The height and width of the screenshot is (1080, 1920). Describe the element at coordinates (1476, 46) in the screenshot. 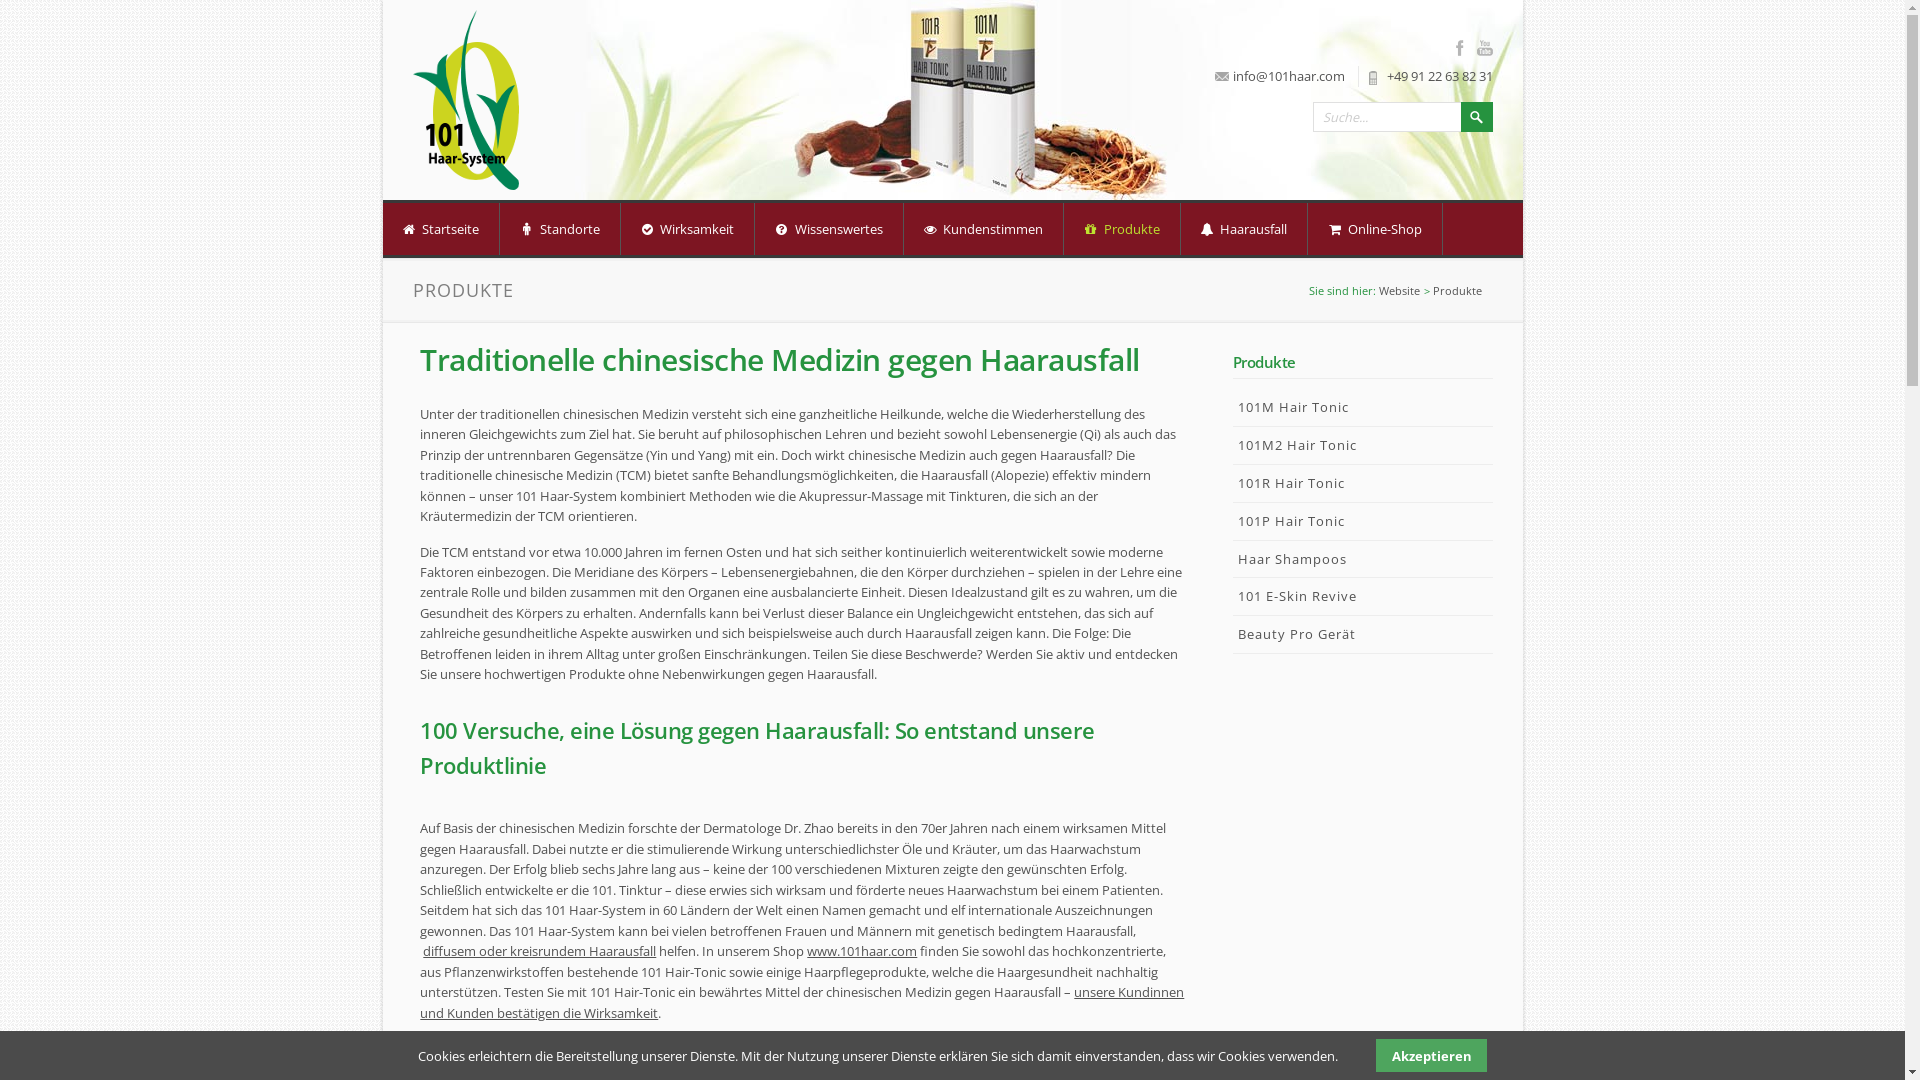

I see `'Youtube'` at that location.